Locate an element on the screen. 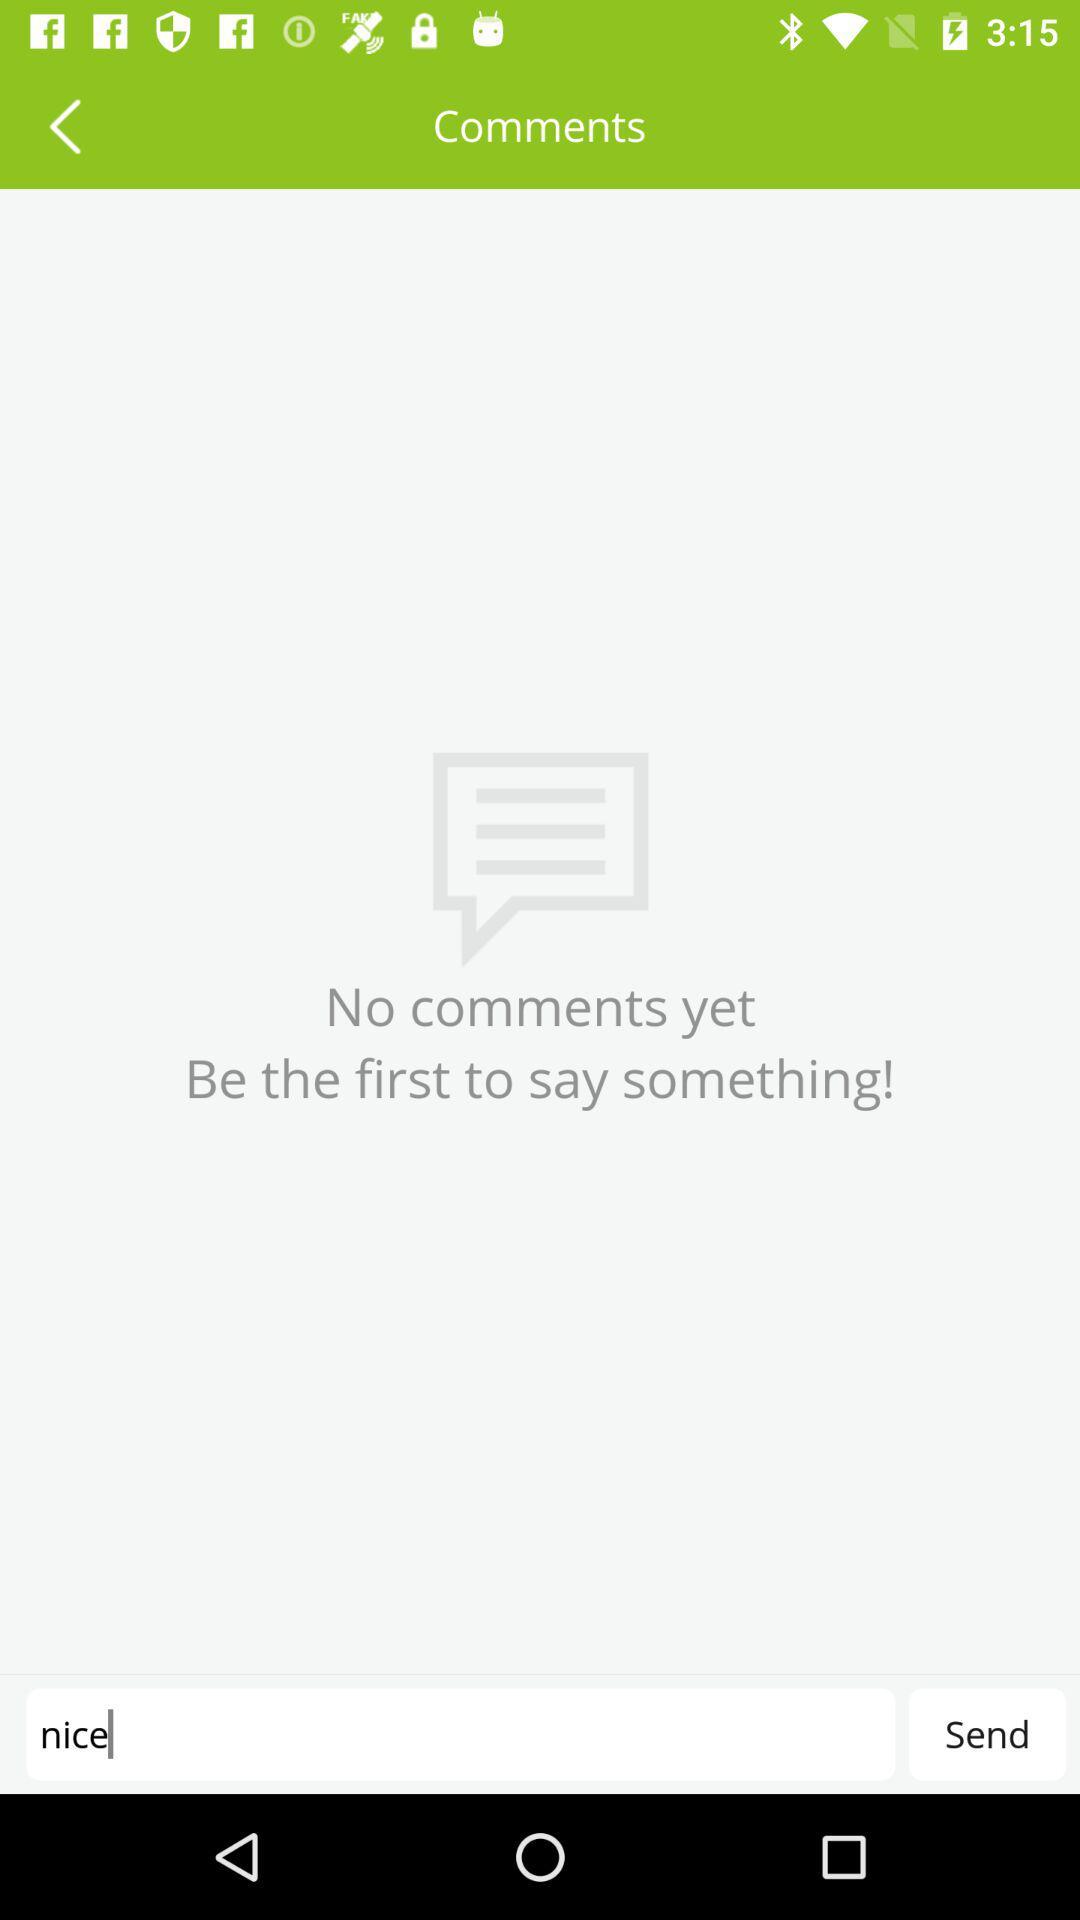  nice icon is located at coordinates (460, 1733).